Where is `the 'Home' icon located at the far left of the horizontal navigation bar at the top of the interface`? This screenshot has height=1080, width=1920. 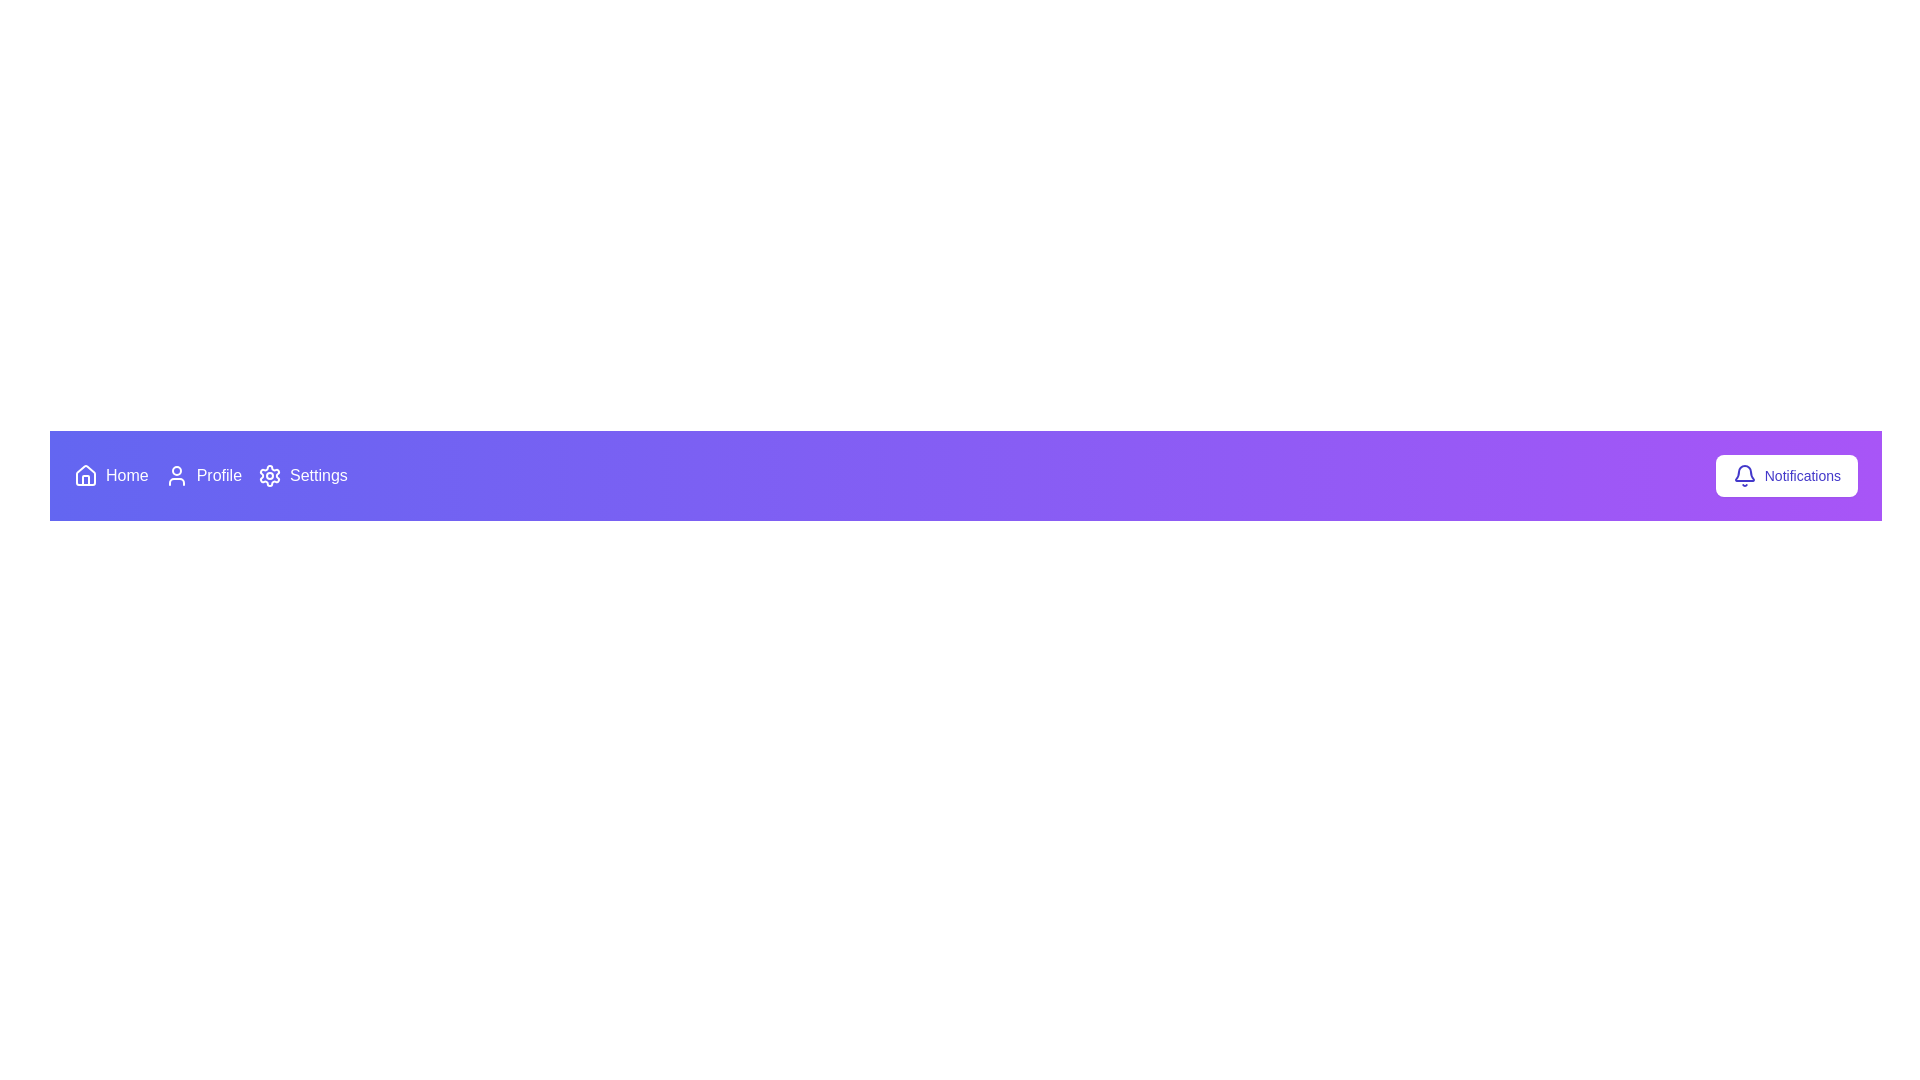 the 'Home' icon located at the far left of the horizontal navigation bar at the top of the interface is located at coordinates (85, 475).